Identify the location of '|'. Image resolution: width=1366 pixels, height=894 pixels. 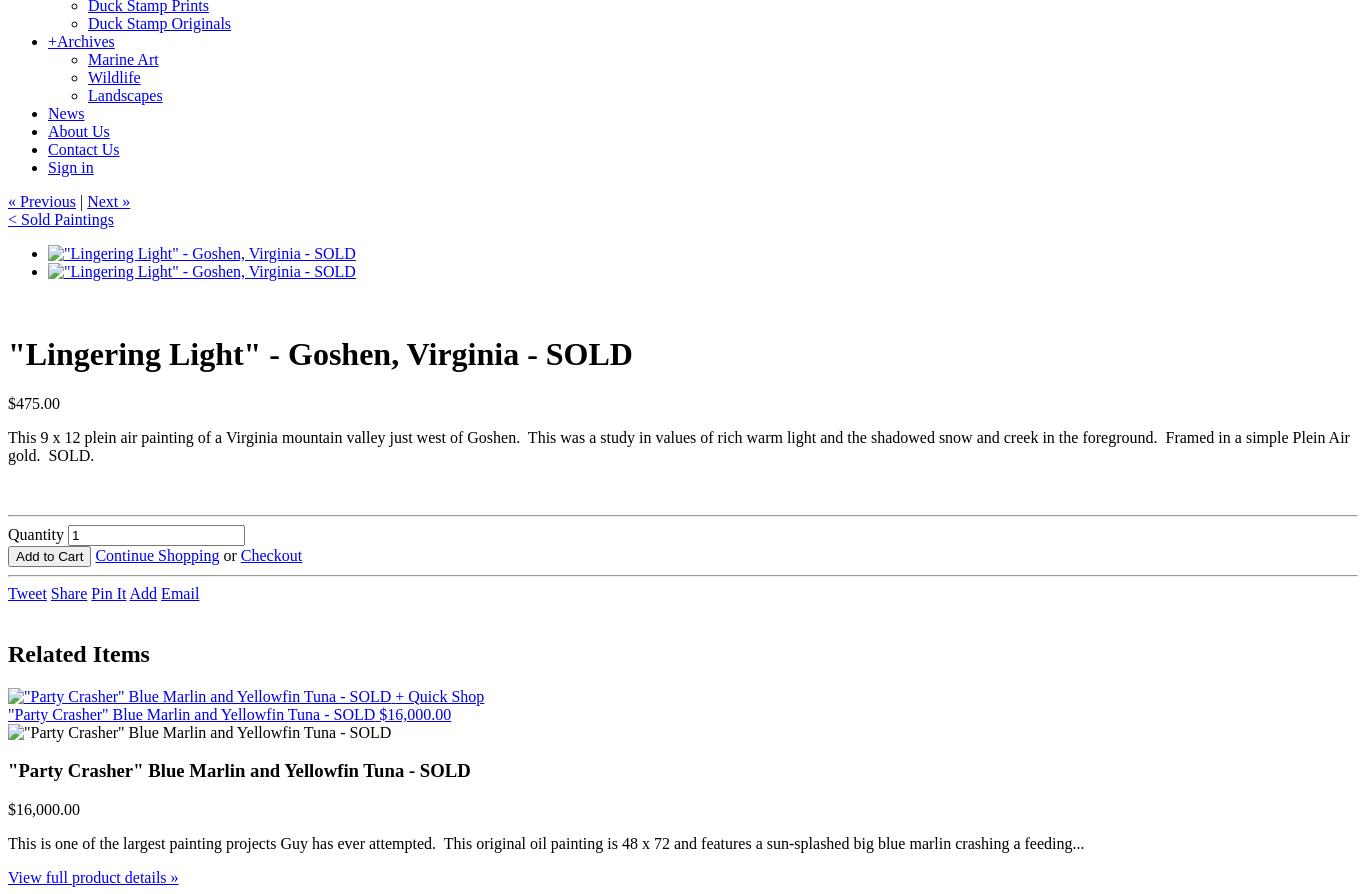
(81, 201).